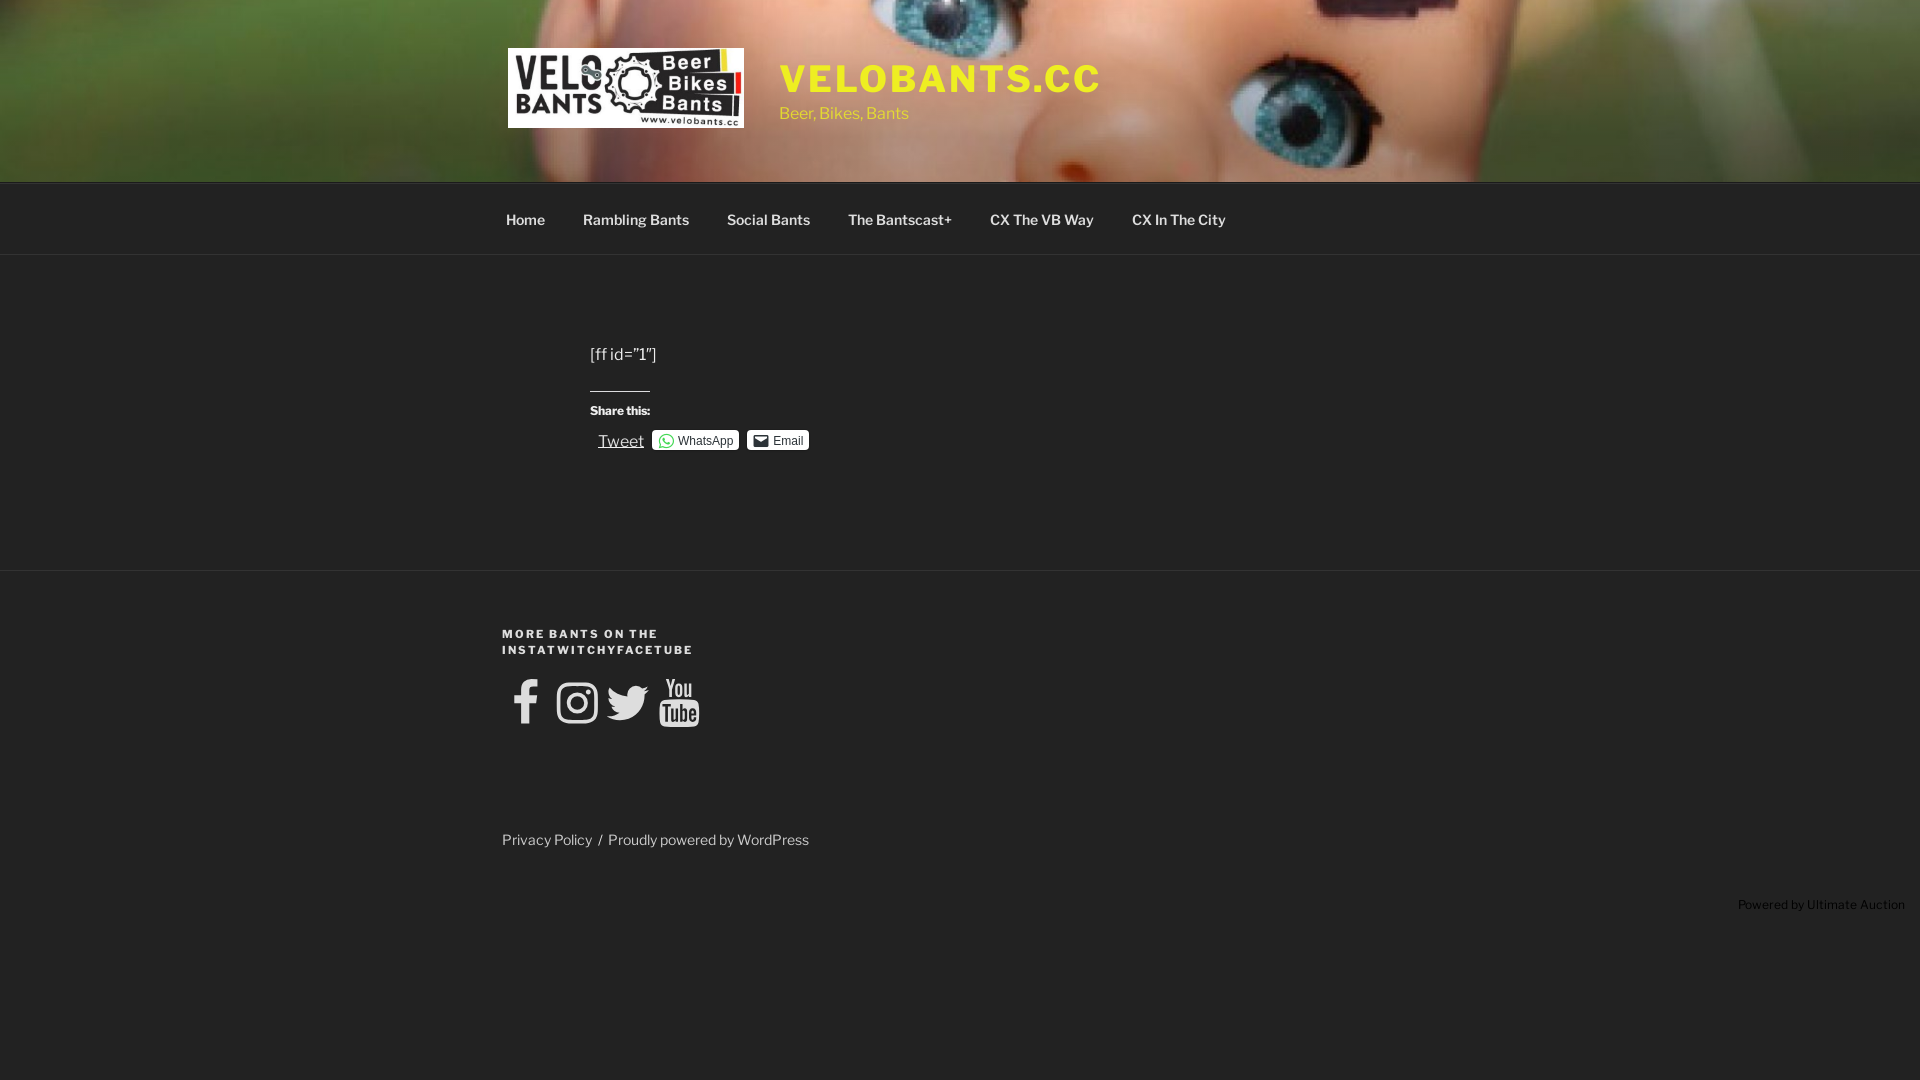 The width and height of the screenshot is (1920, 1080). Describe the element at coordinates (634, 218) in the screenshot. I see `'Rambling Bants'` at that location.